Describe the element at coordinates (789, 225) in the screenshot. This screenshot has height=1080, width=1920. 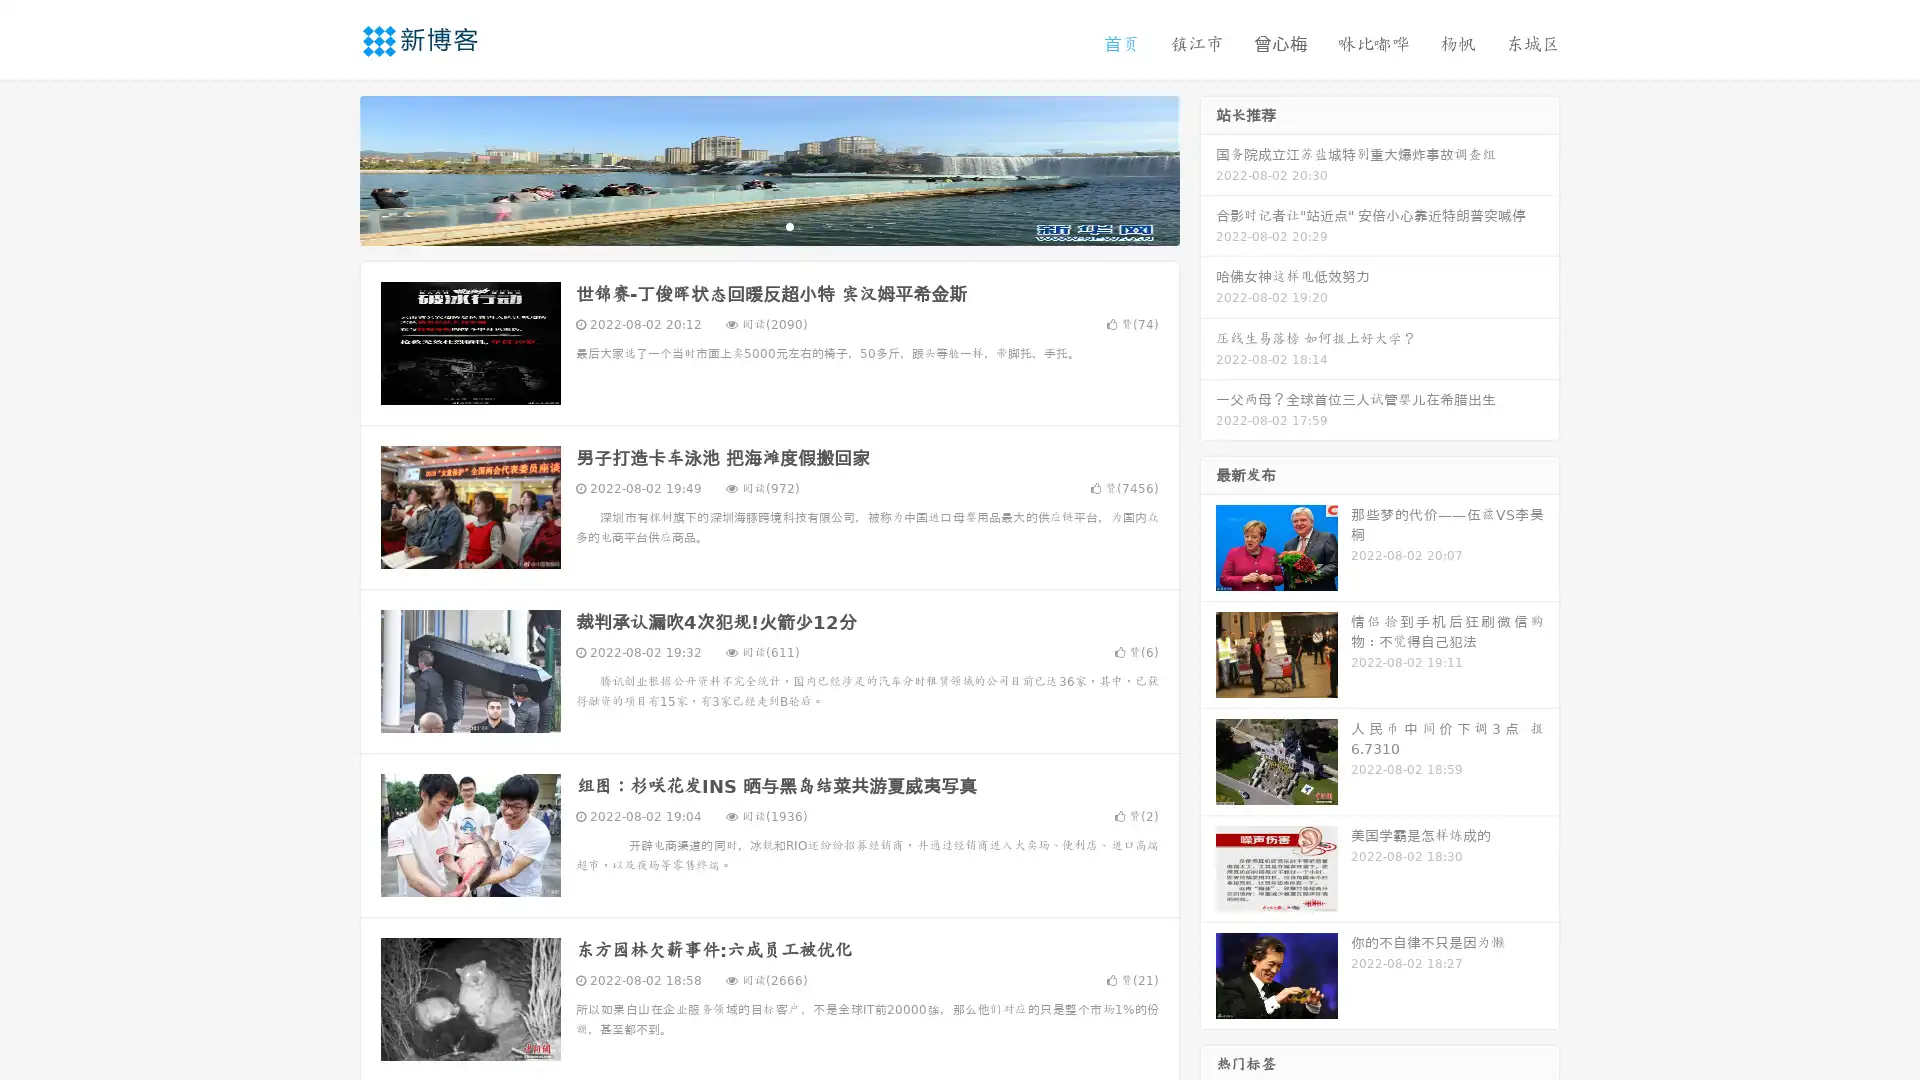
I see `Go to slide 3` at that location.